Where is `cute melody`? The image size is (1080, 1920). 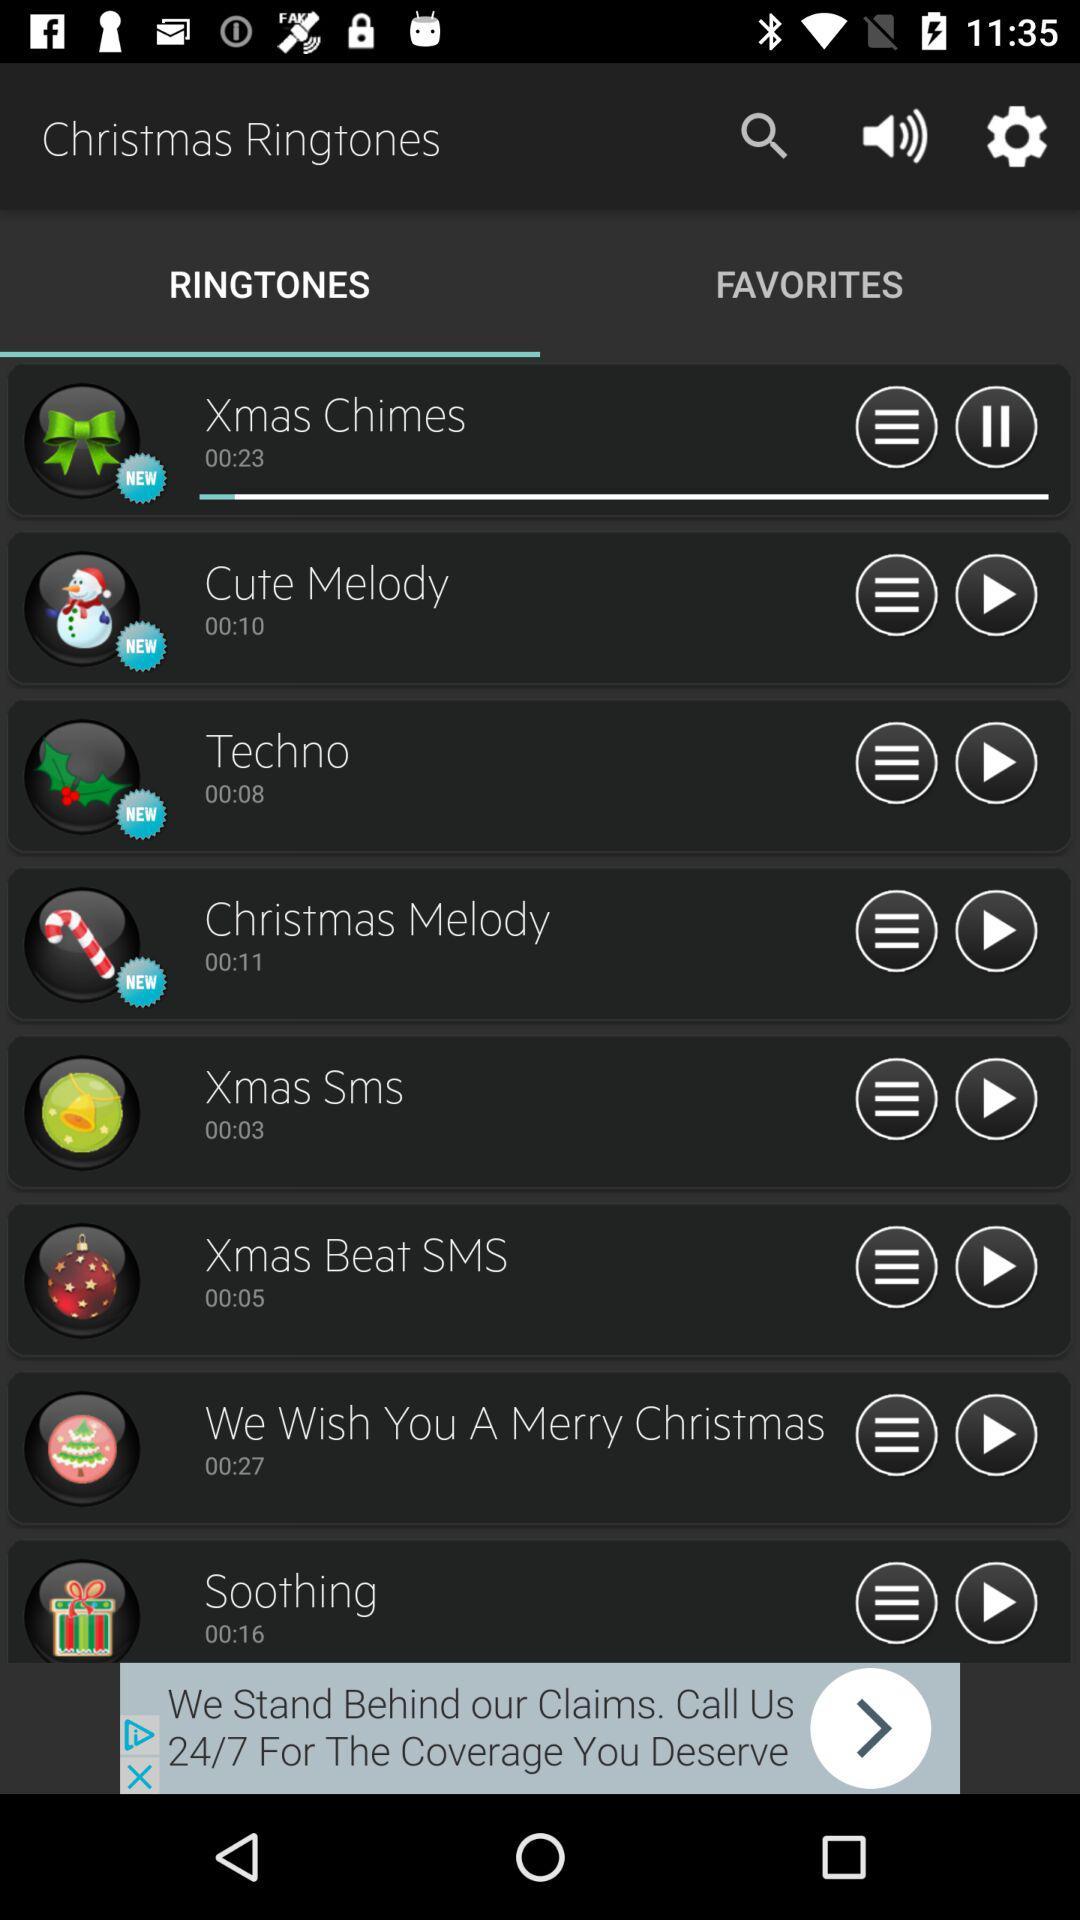 cute melody is located at coordinates (995, 595).